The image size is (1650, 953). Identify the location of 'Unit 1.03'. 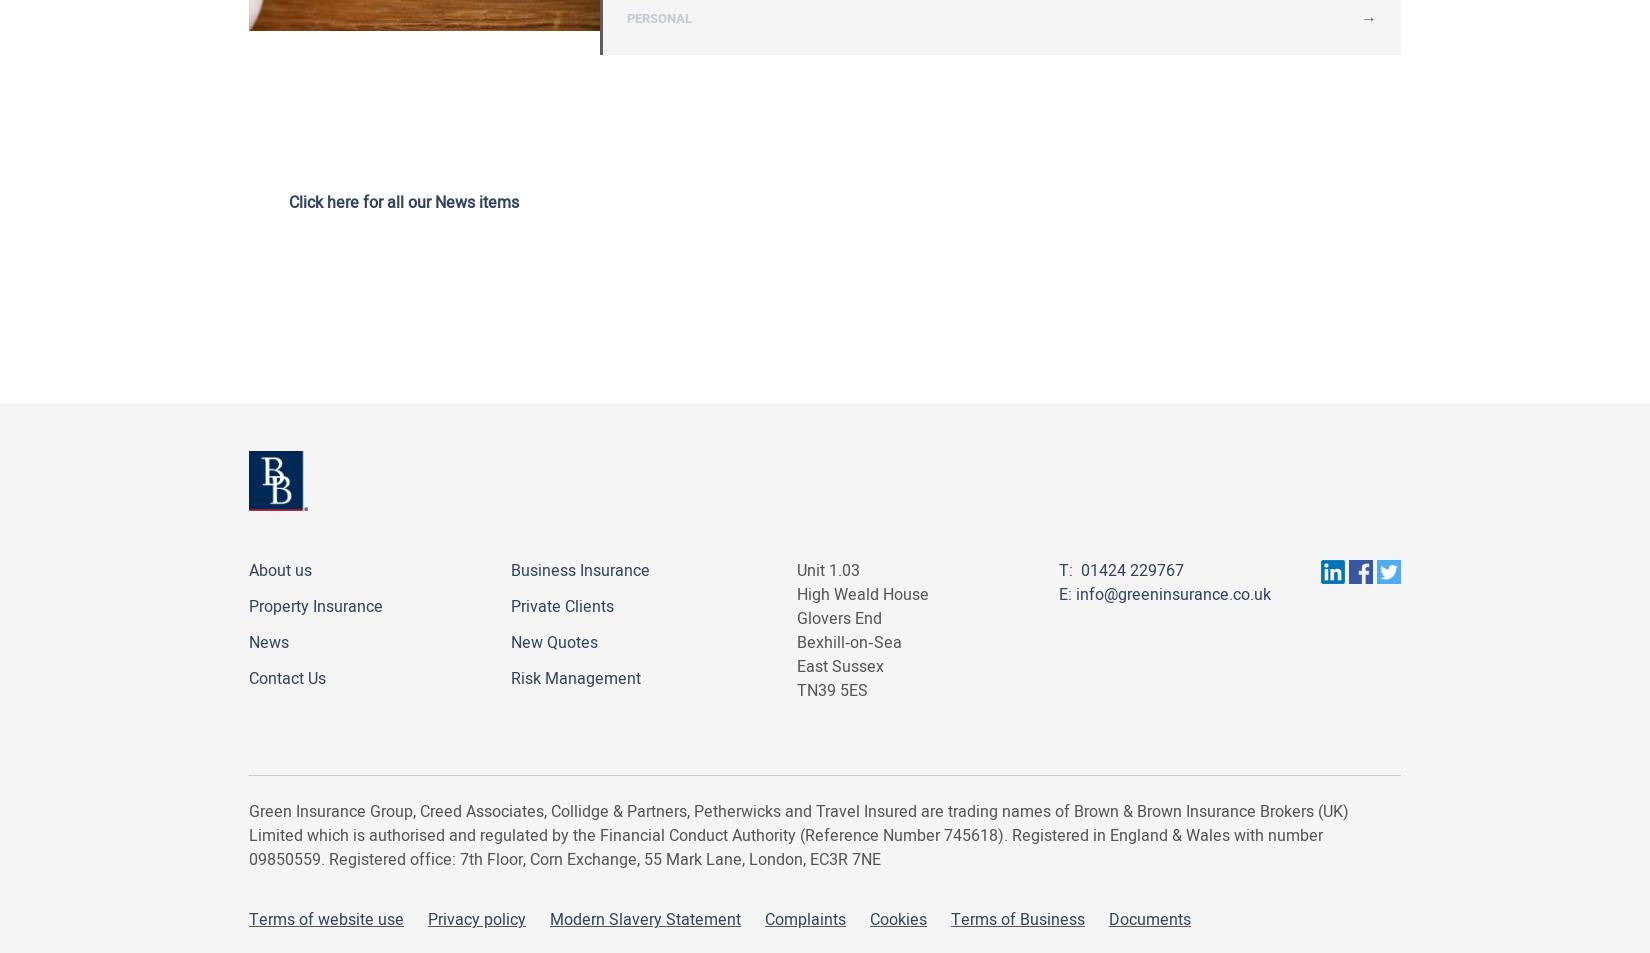
(828, 571).